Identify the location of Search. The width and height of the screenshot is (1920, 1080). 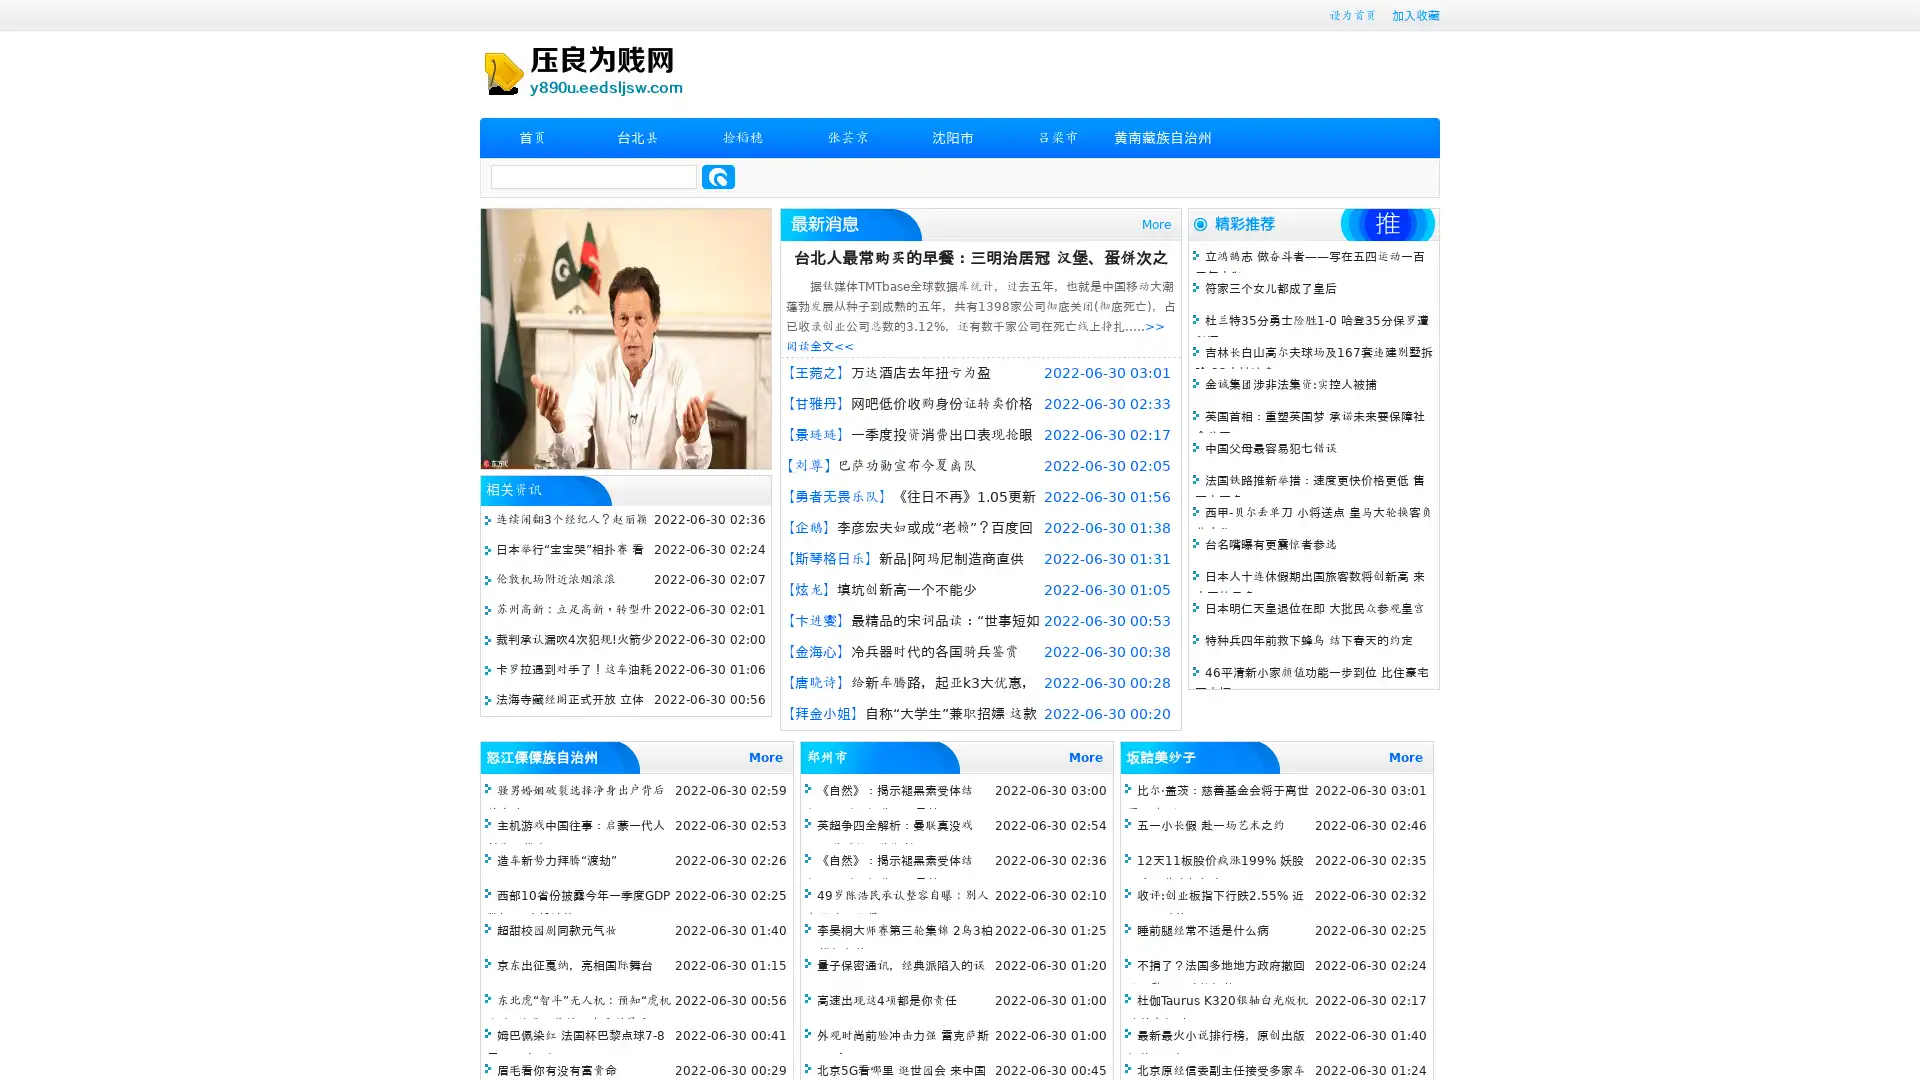
(718, 176).